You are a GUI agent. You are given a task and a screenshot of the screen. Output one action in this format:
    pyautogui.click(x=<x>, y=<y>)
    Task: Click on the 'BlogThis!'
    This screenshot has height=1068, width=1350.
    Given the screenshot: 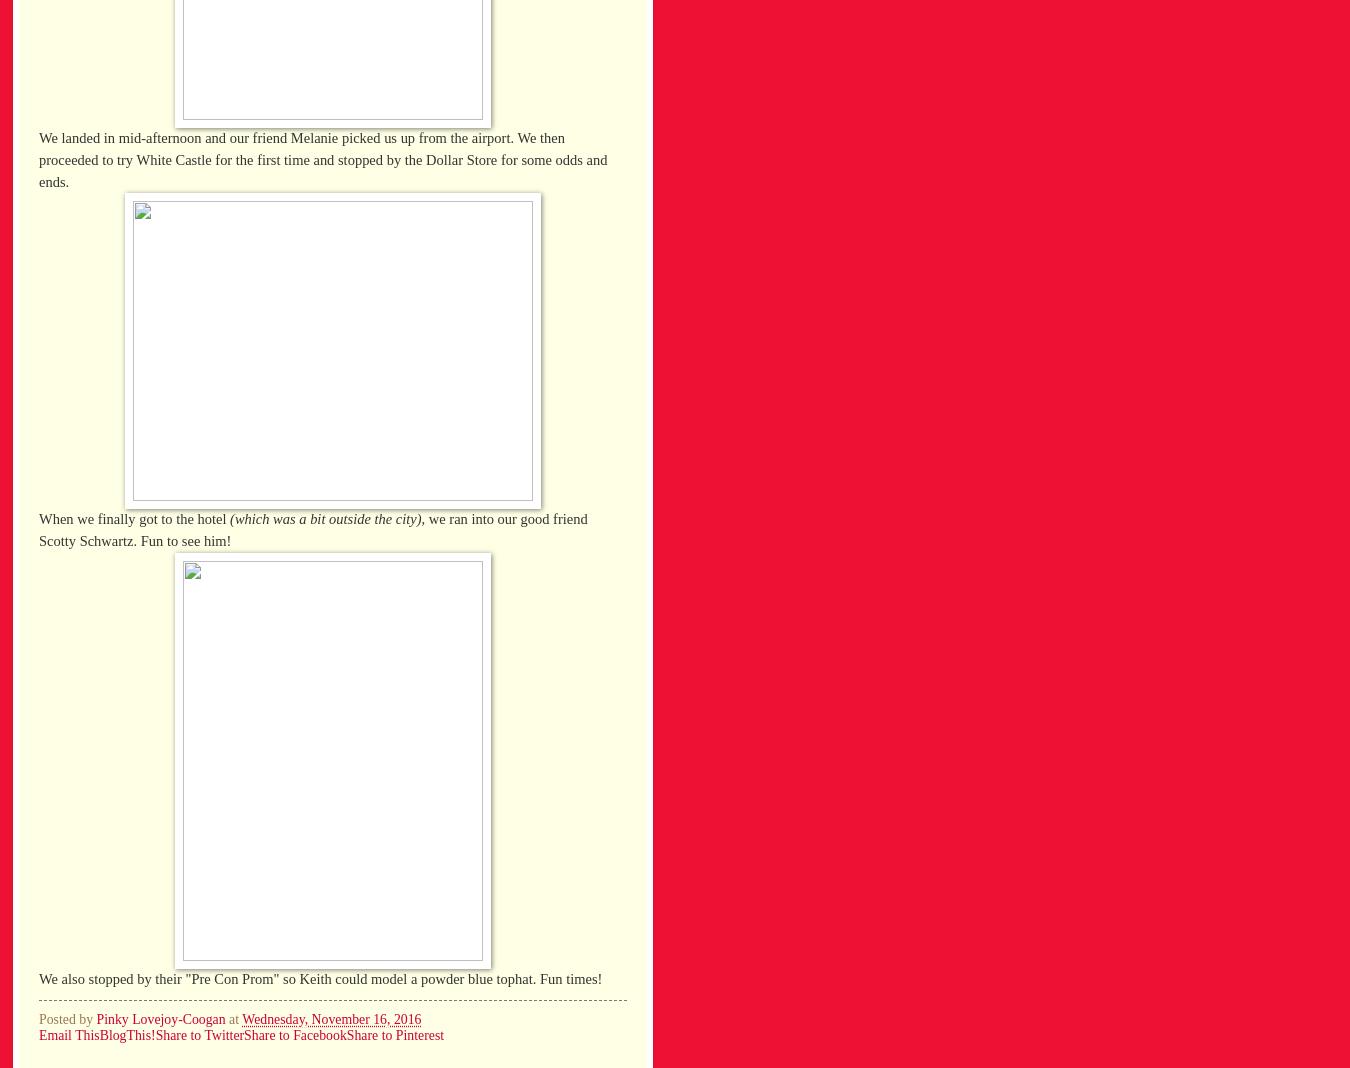 What is the action you would take?
    pyautogui.click(x=127, y=1035)
    